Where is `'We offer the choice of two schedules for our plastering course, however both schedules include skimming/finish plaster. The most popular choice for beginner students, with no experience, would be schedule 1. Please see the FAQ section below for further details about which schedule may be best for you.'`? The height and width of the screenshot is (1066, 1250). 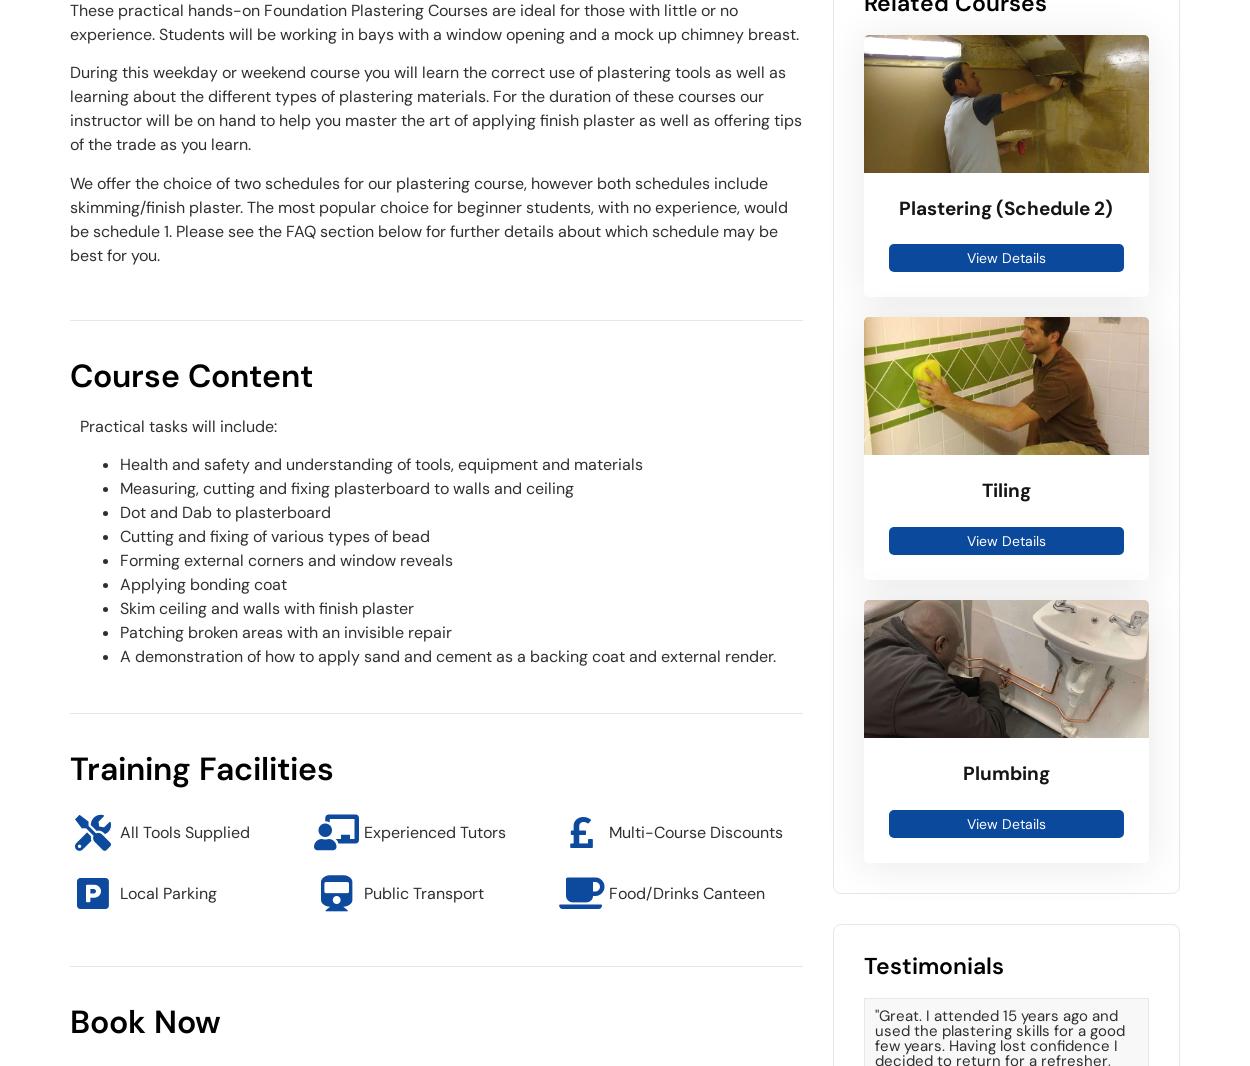
'We offer the choice of two schedules for our plastering course, however both schedules include skimming/finish plaster. The most popular choice for beginner students, with no experience, would be schedule 1. Please see the FAQ section below for further details about which schedule may be best for you.' is located at coordinates (429, 217).